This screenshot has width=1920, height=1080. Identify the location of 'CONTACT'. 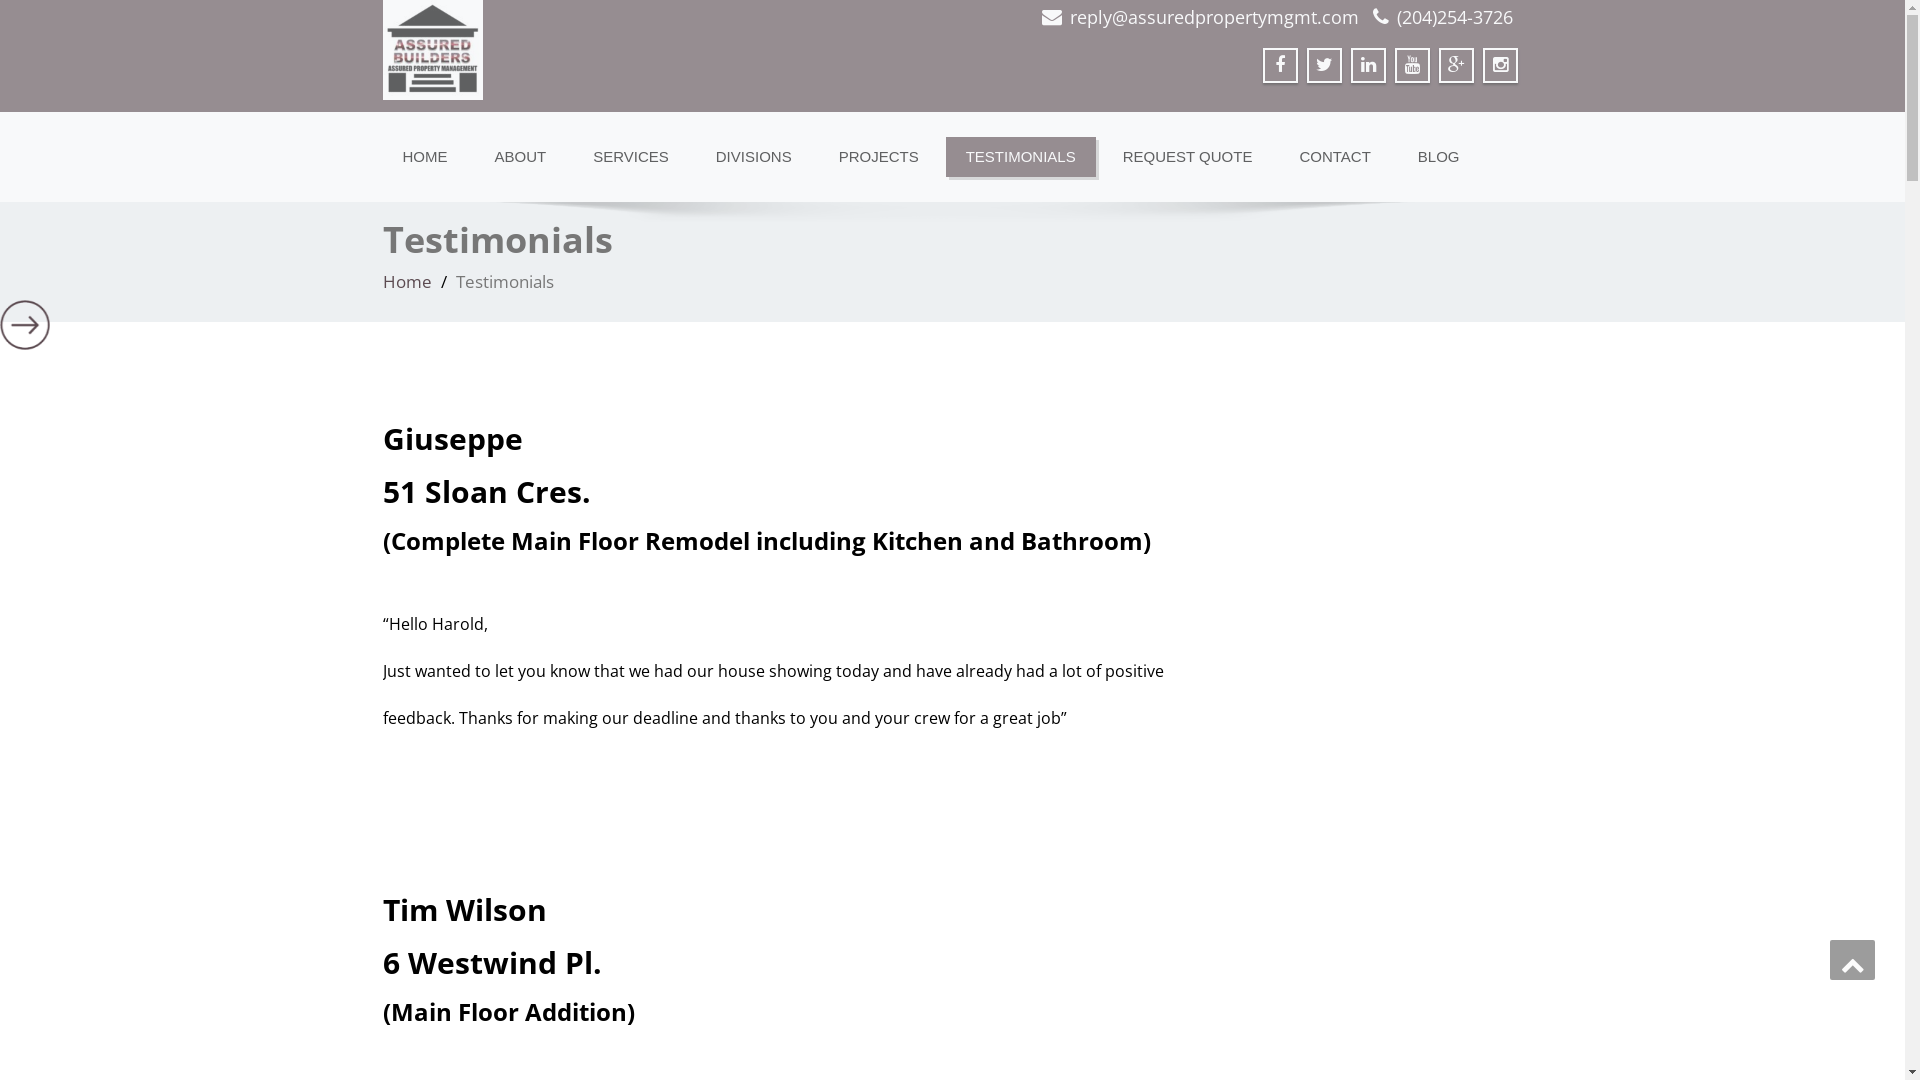
(1334, 156).